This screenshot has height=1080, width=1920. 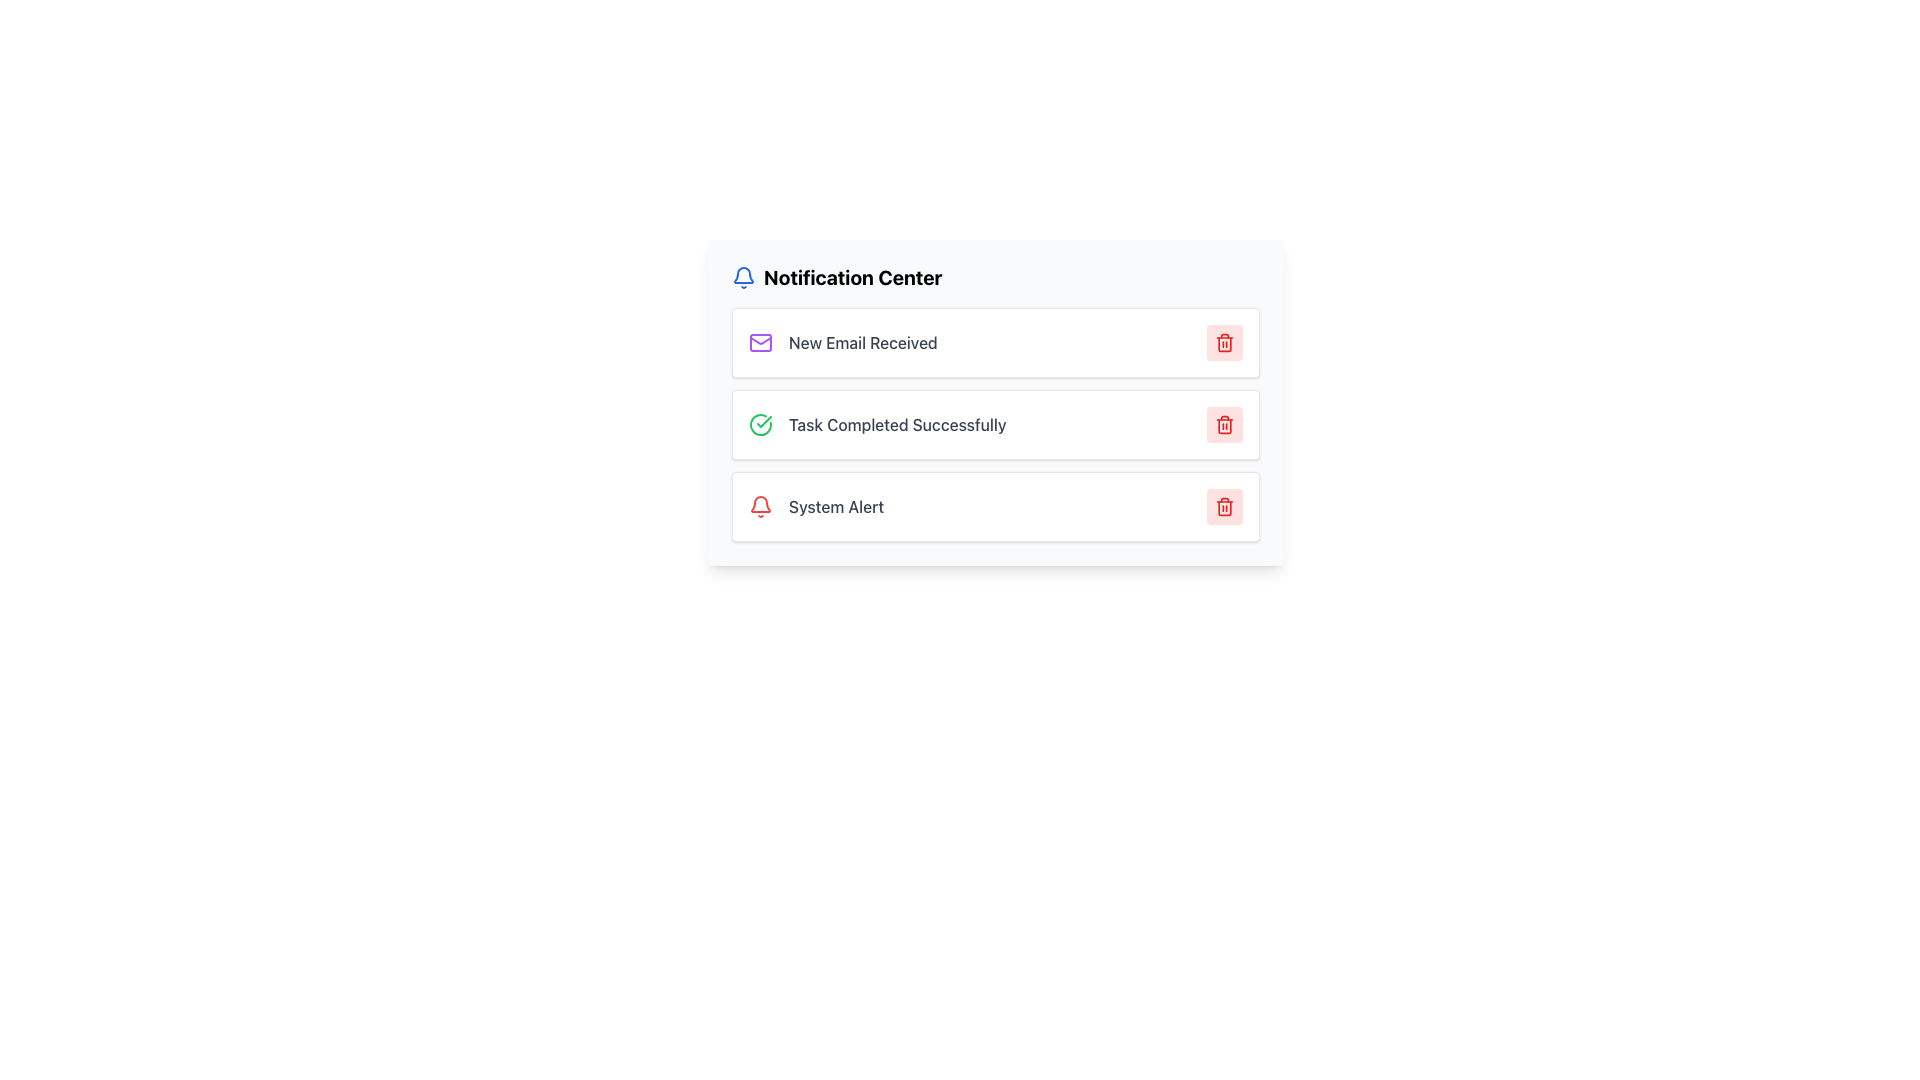 I want to click on the 'System Alert' static text label, which is styled with gray color and medium font weight, positioned to the right of a red notification icon, so click(x=836, y=505).